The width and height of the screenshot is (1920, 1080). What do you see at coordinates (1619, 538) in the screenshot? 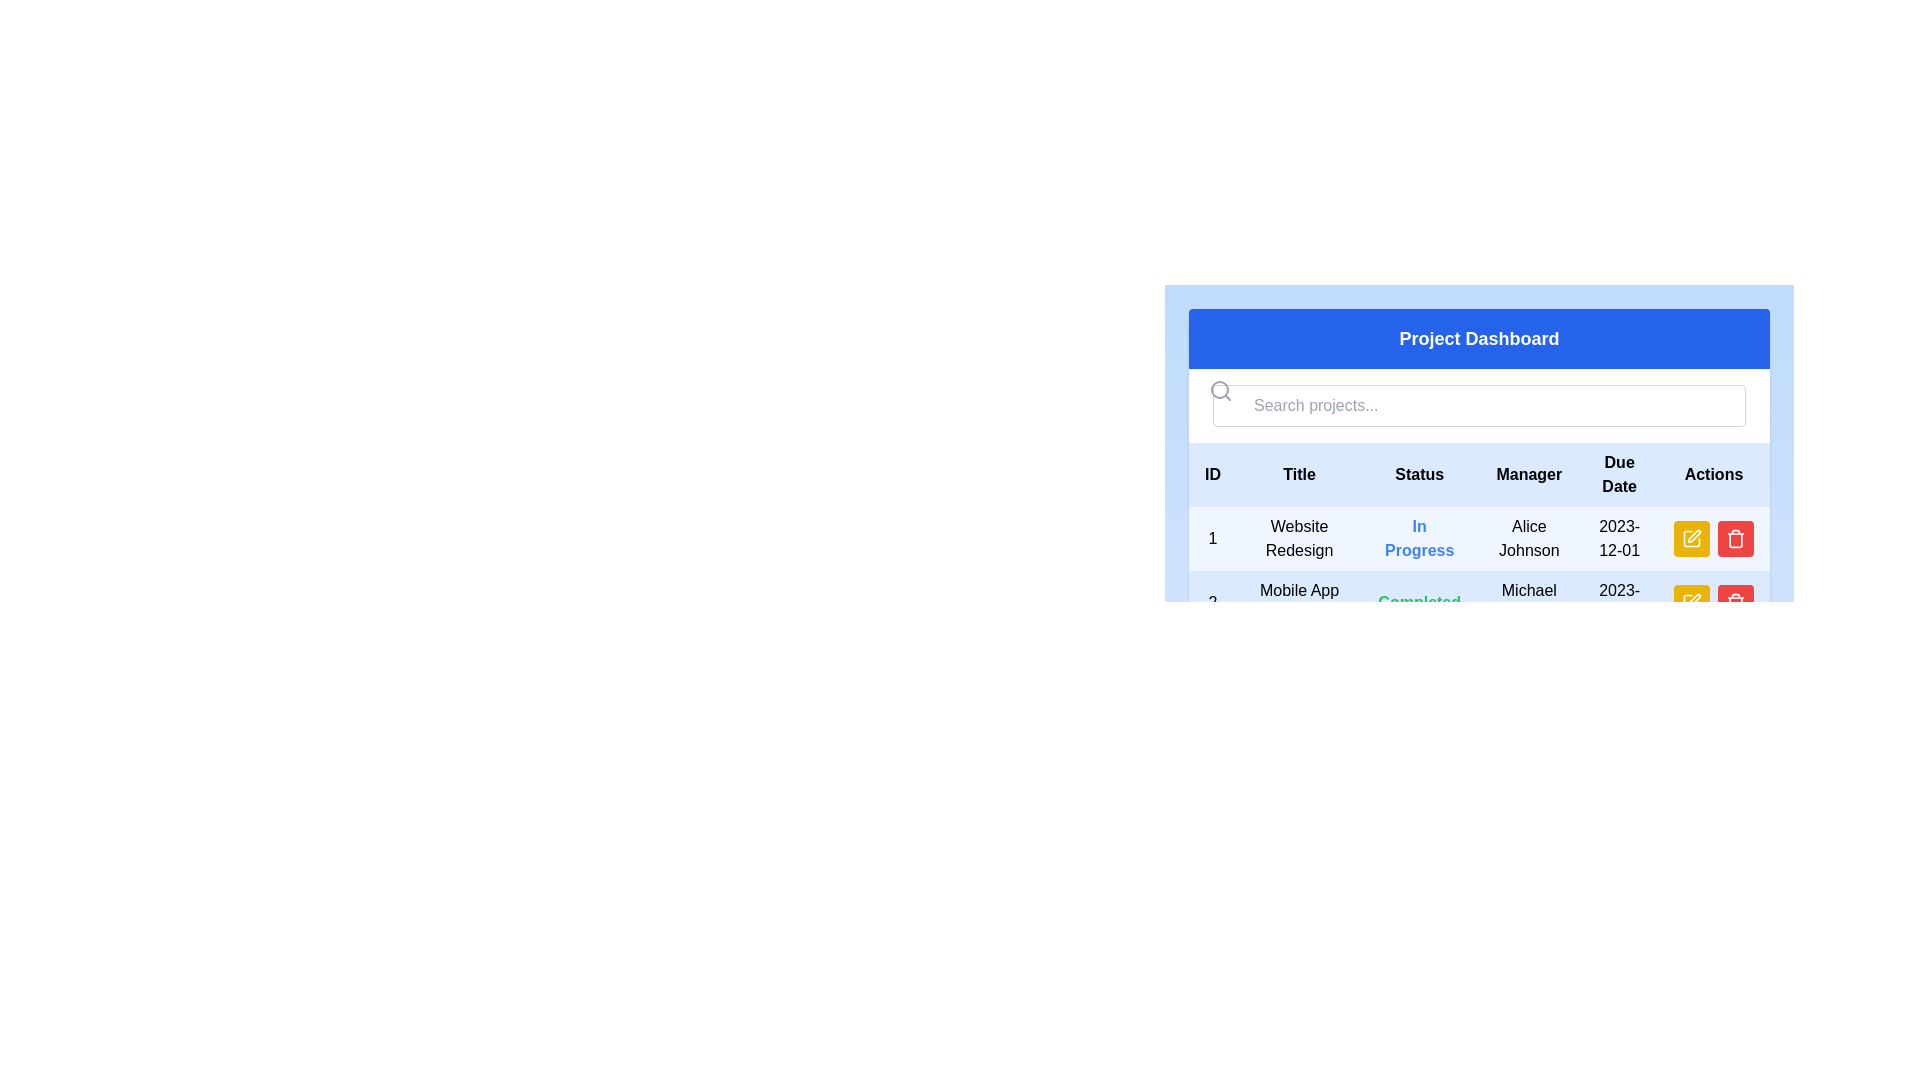
I see `the static text displaying '2023-12-01', which is centered in the last column of the first row in the 'Project Dashboard' data table` at bounding box center [1619, 538].